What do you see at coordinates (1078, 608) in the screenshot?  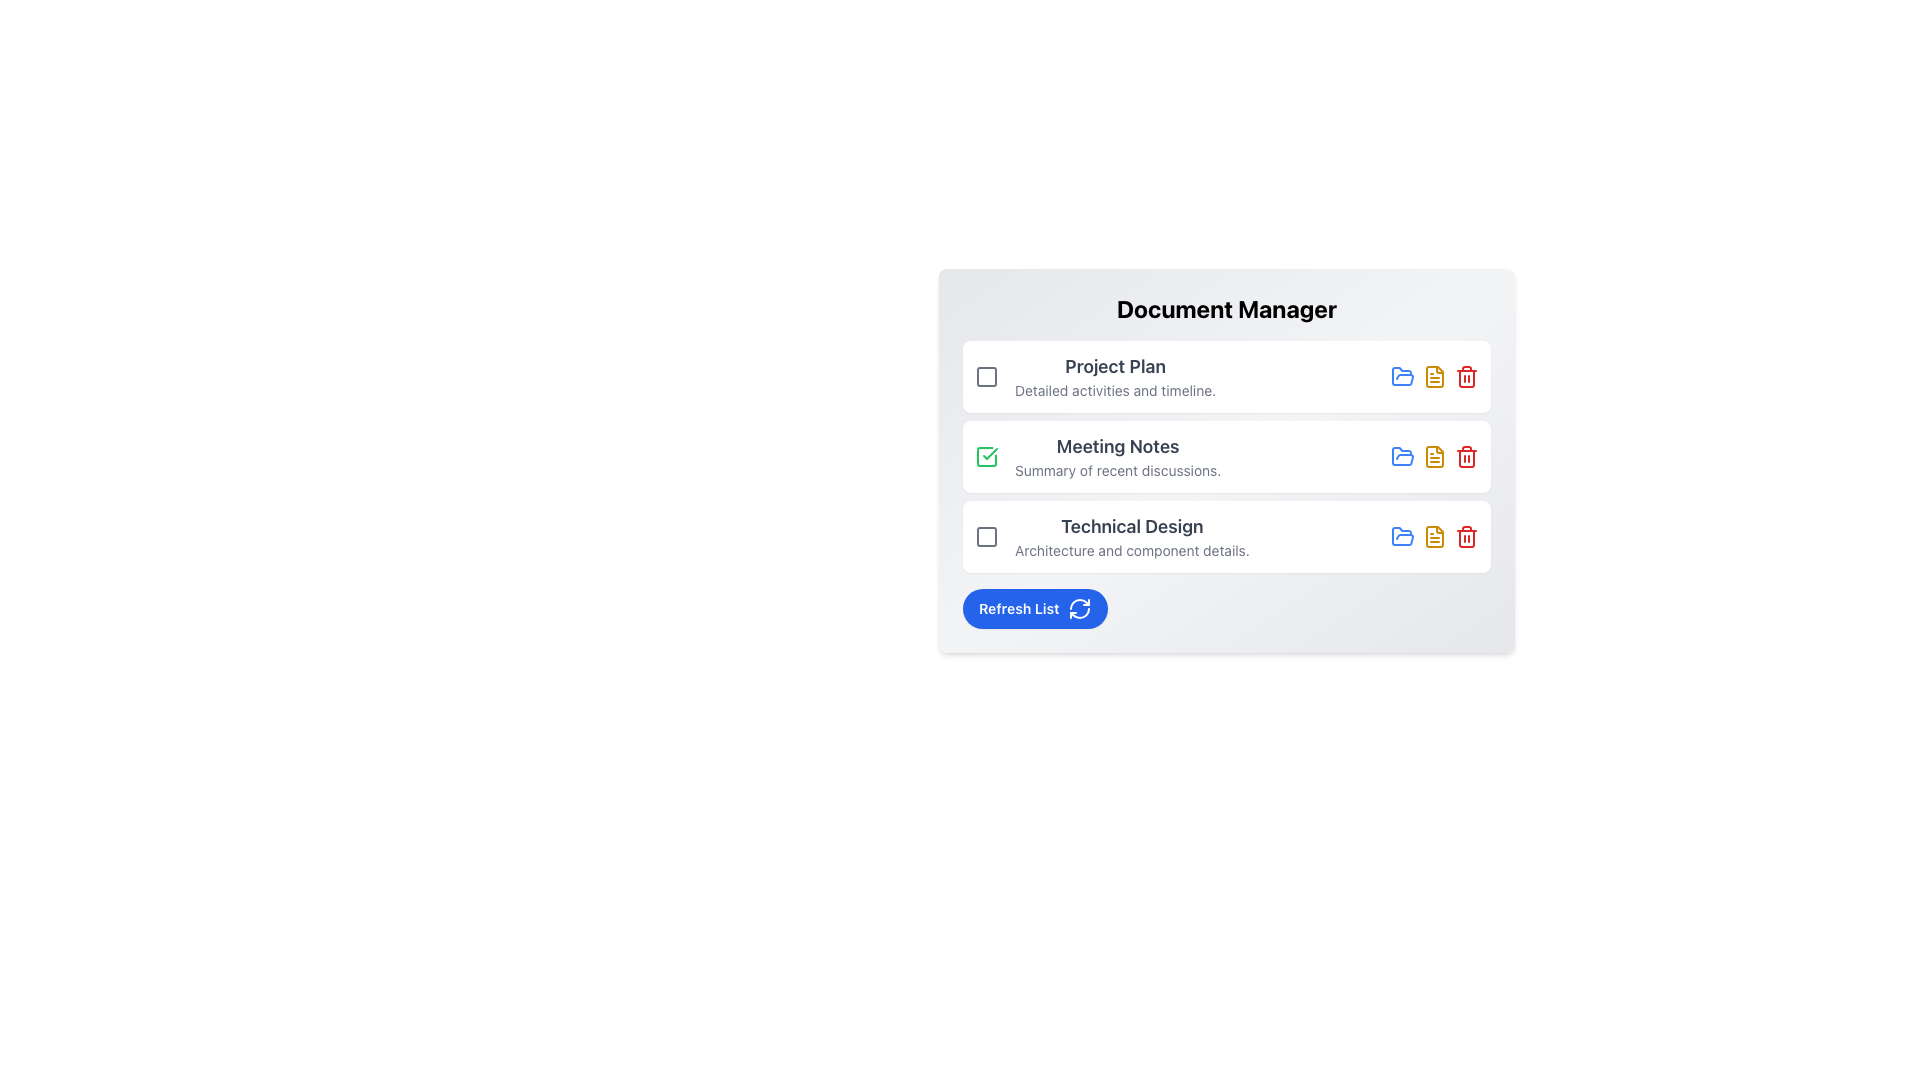 I see `the refresh icon located within the 'Refresh List' button at the bottom center of the card interface` at bounding box center [1078, 608].